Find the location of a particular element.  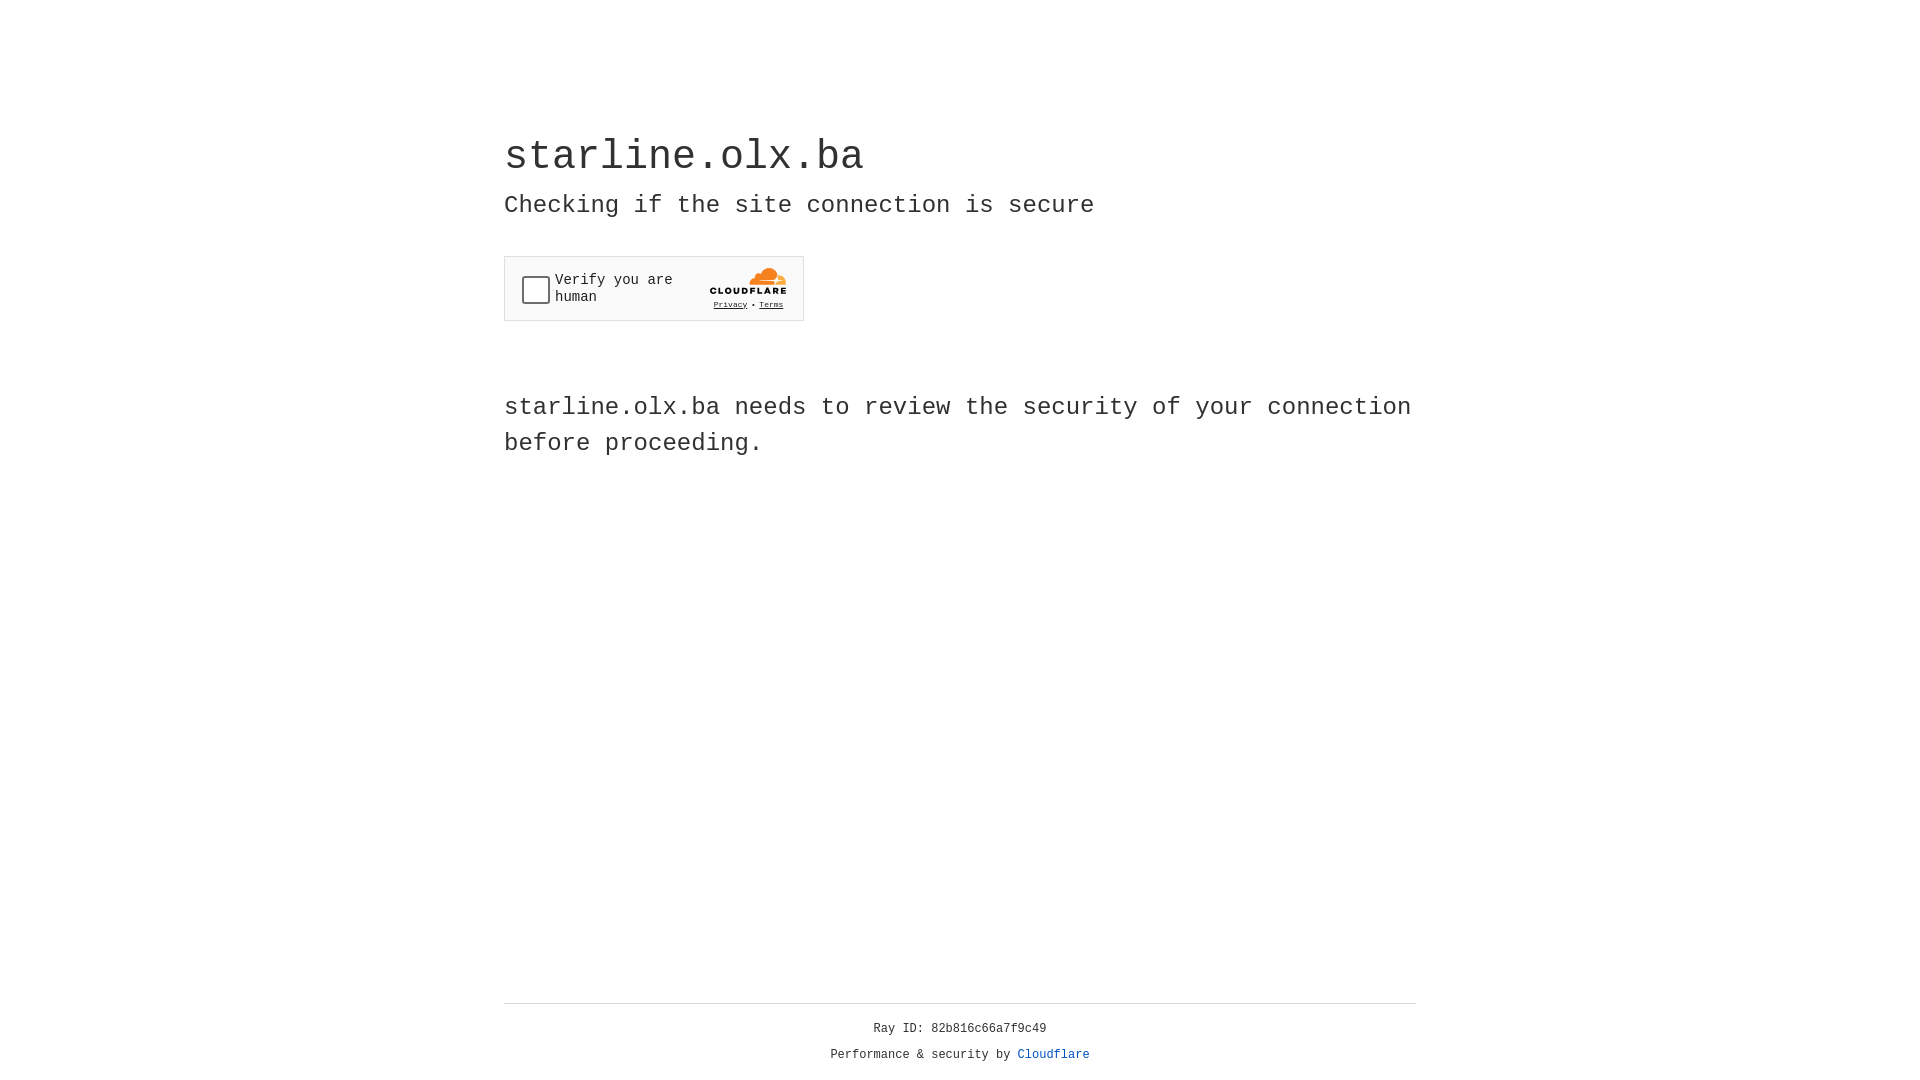

'Widget containing a Cloudflare security challenge' is located at coordinates (653, 288).